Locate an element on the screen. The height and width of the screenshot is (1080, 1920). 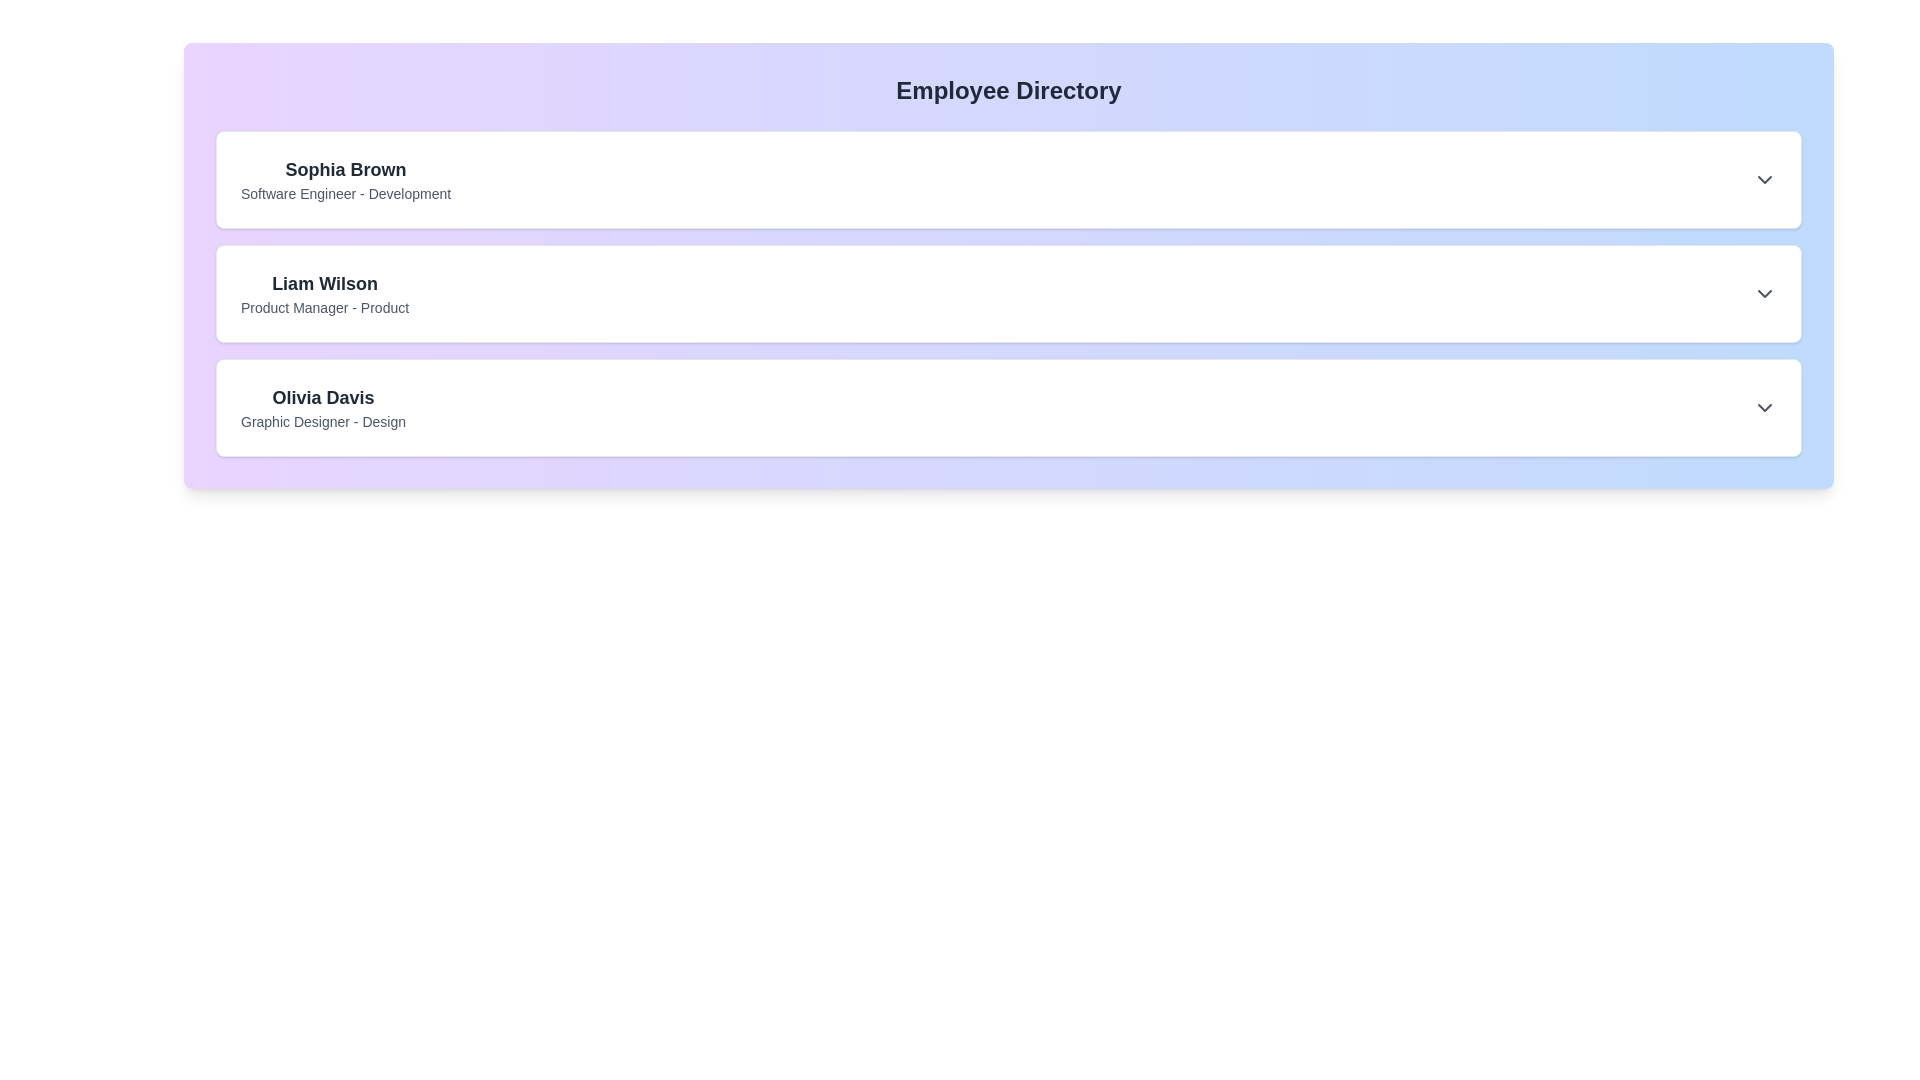
the employee directory entry located in the third row, which displays the employee's name and role, positioned below 'Liam Wilson' is located at coordinates (323, 407).